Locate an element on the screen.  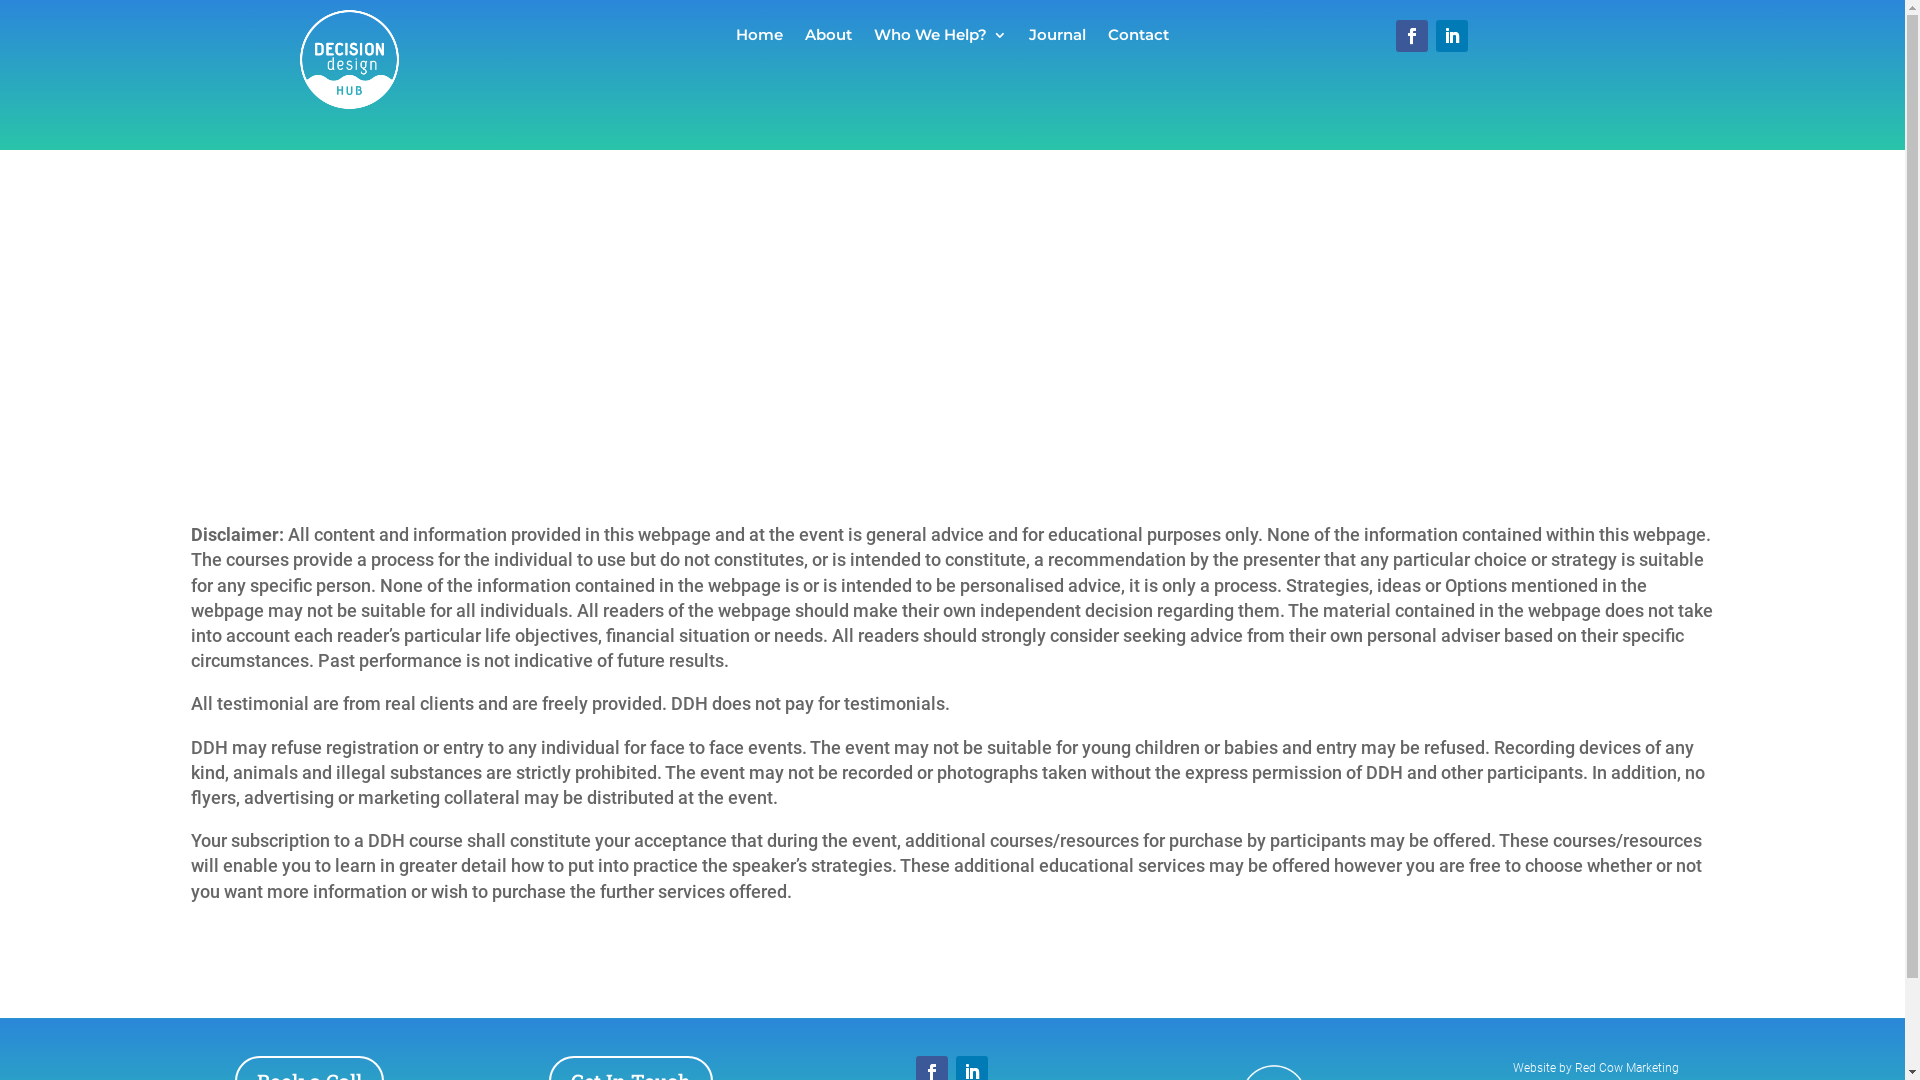
'About' is located at coordinates (828, 38).